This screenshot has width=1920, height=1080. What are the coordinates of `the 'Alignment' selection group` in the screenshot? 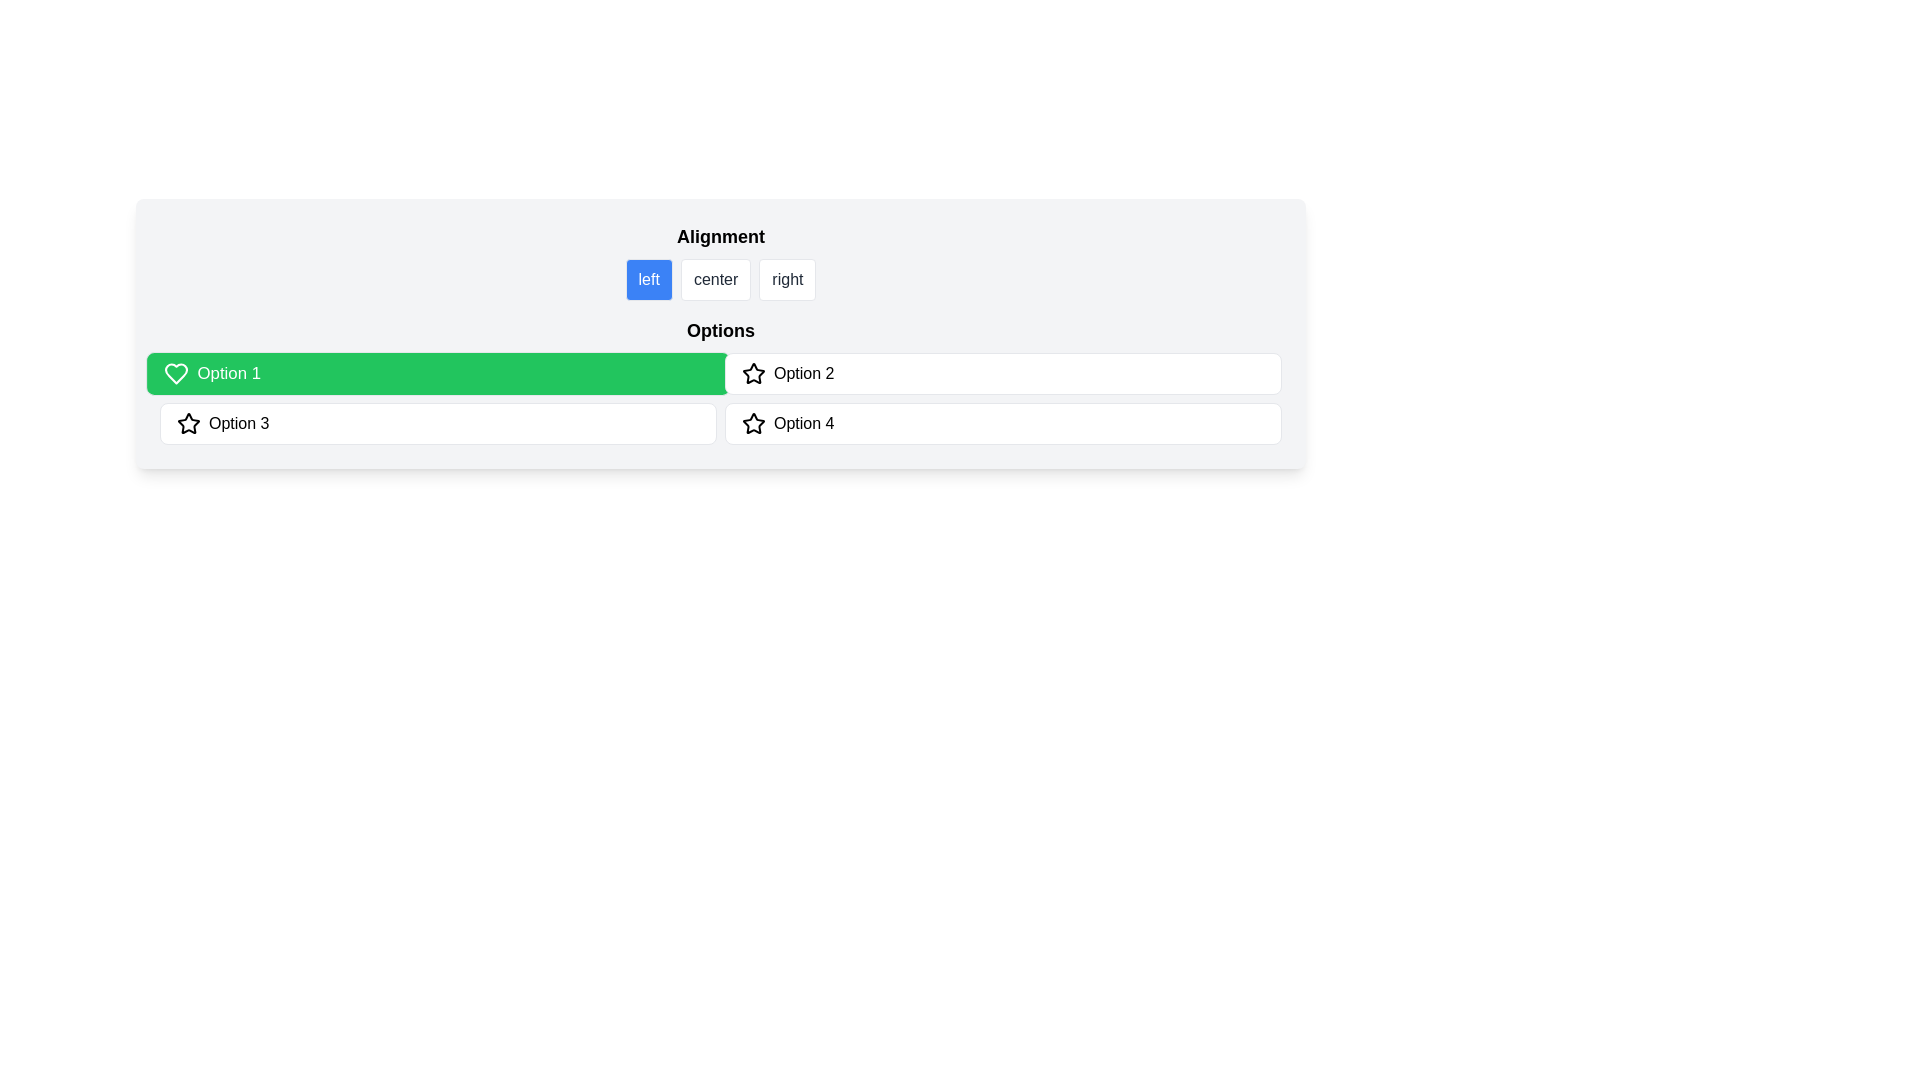 It's located at (720, 261).